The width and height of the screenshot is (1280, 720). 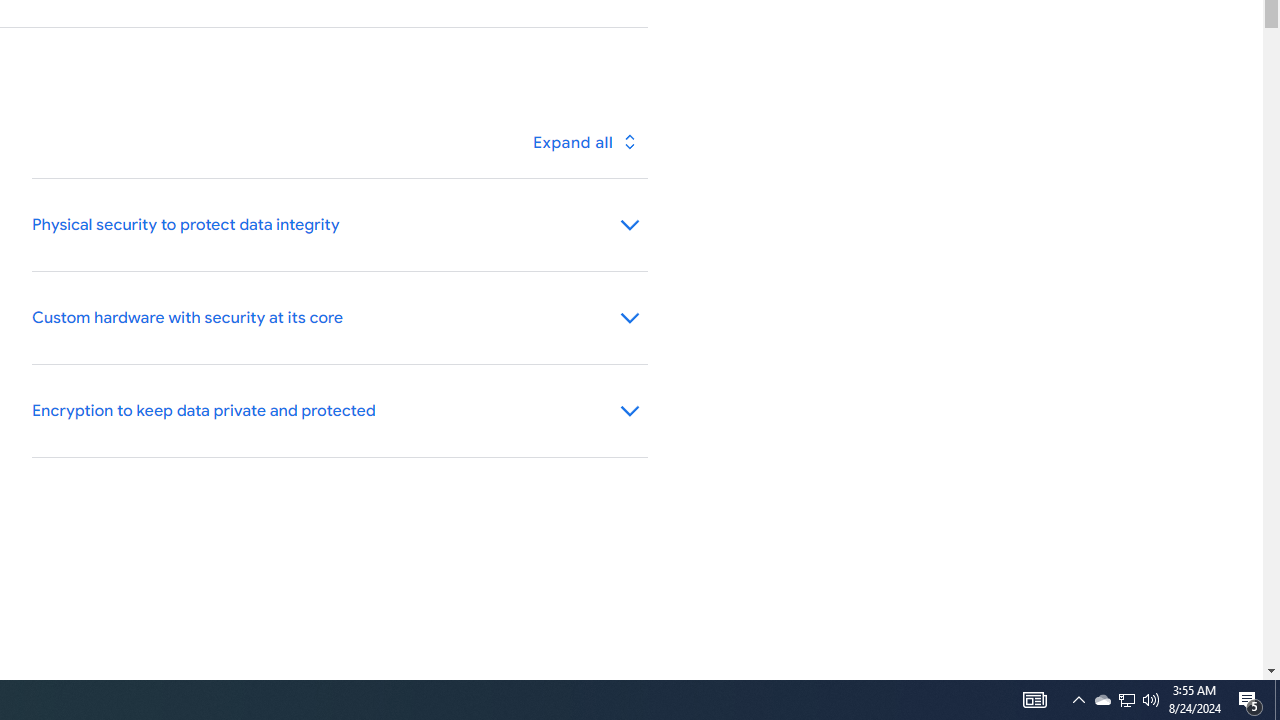 What do you see at coordinates (582, 141) in the screenshot?
I see `'Press to toggle all panels'` at bounding box center [582, 141].